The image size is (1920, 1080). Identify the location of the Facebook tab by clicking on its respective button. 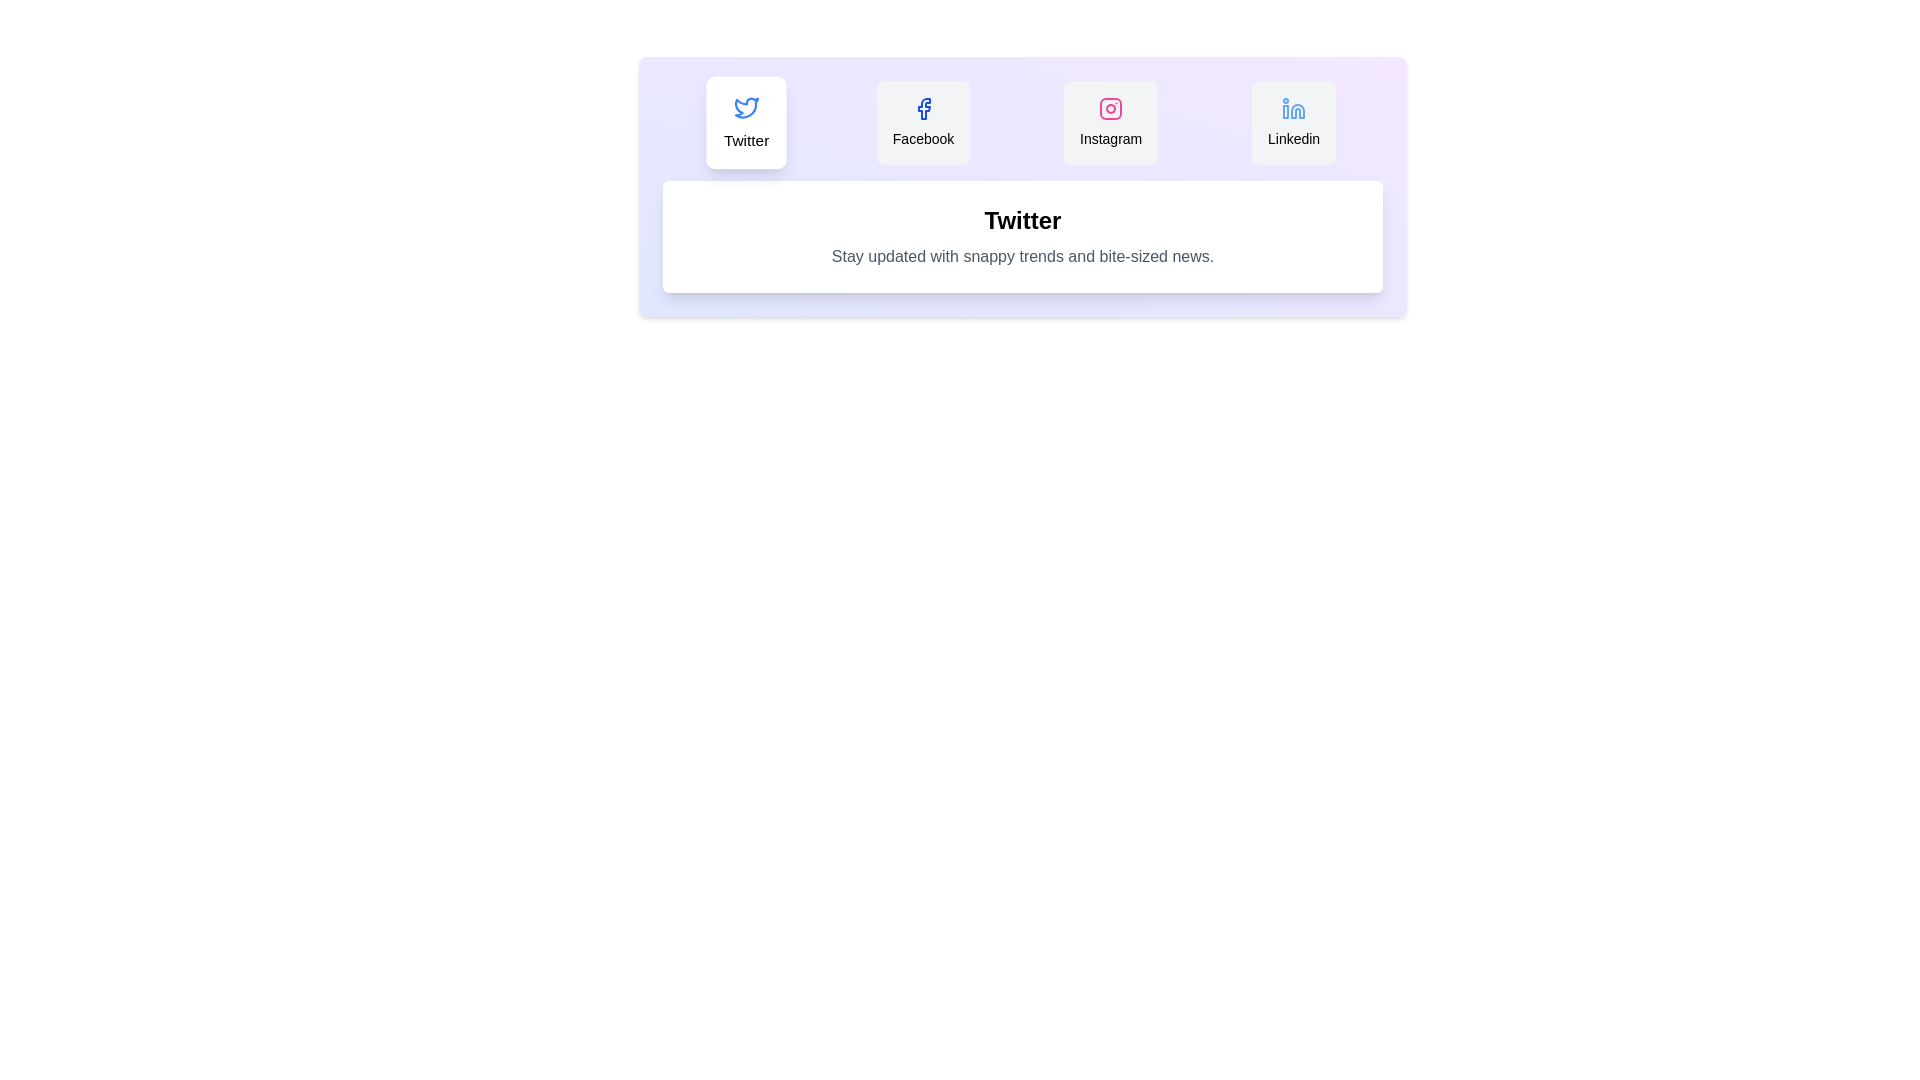
(922, 123).